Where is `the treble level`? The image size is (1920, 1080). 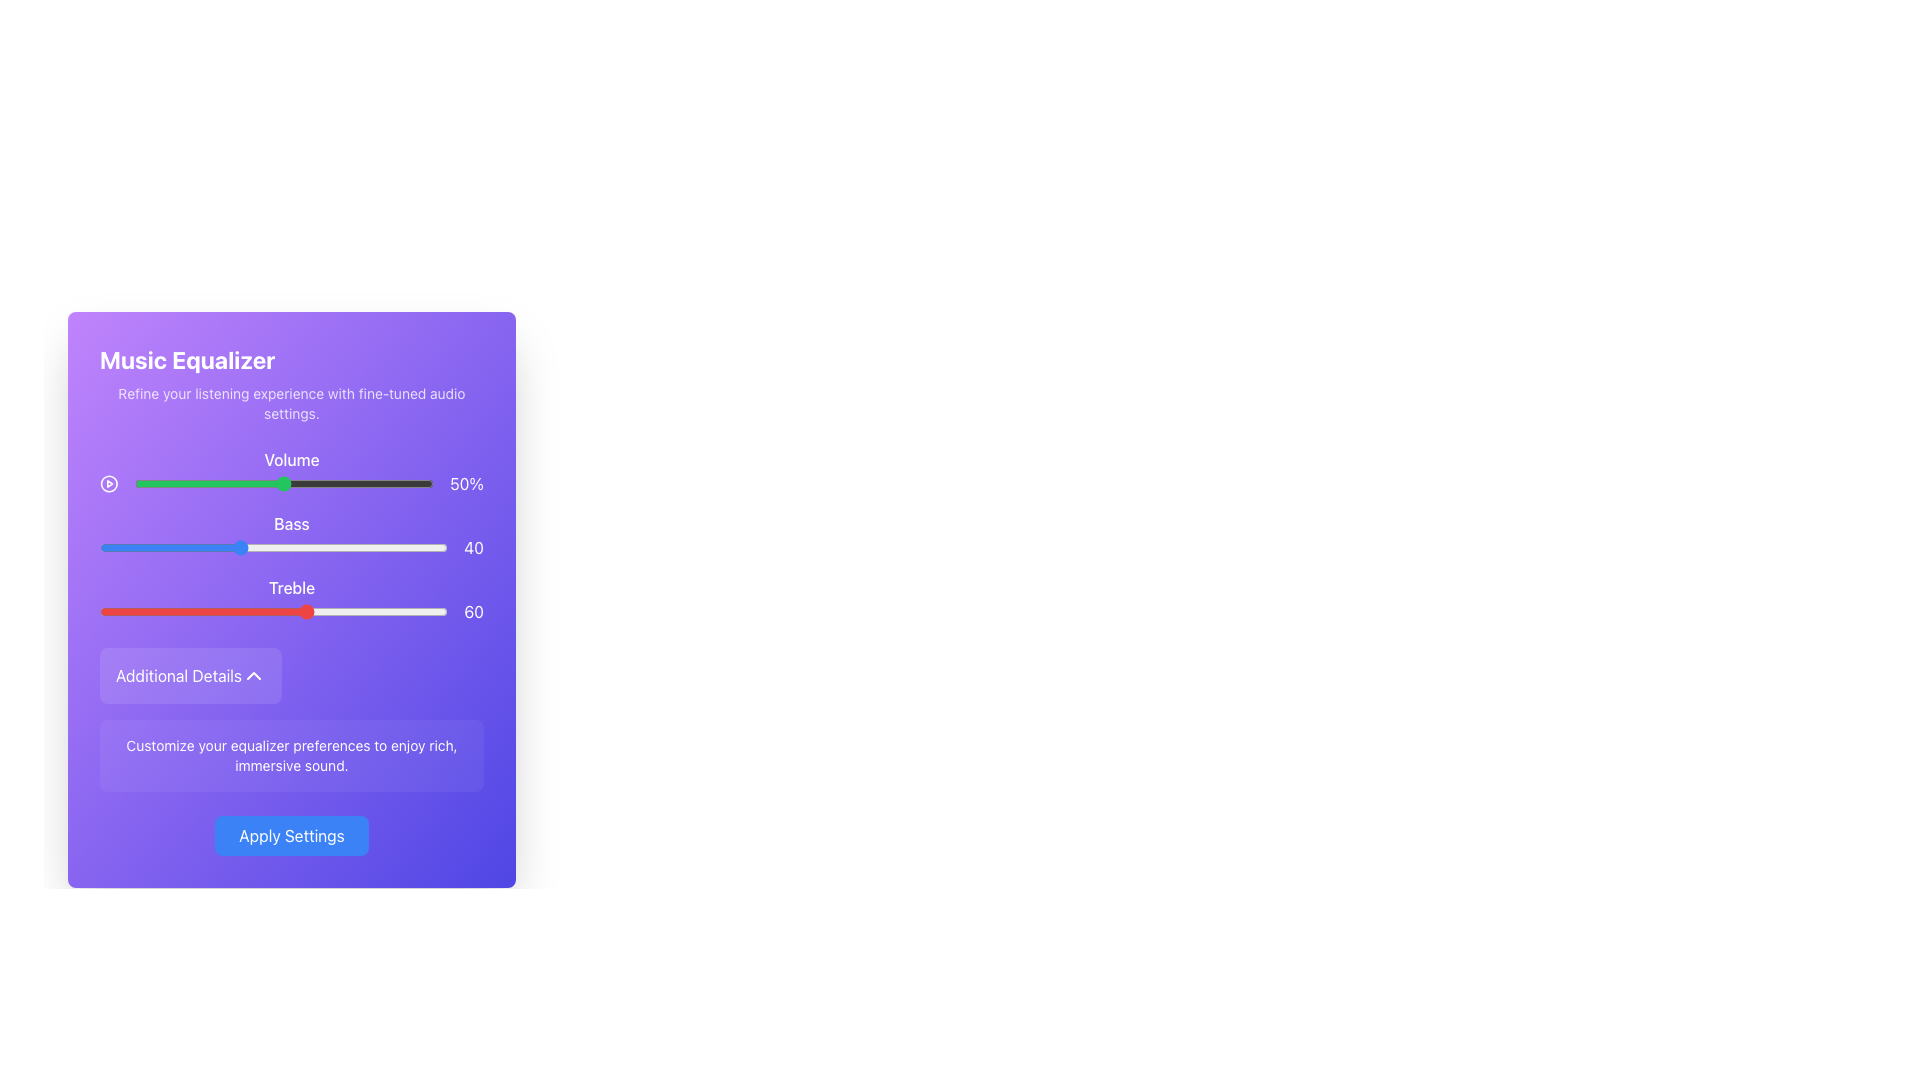
the treble level is located at coordinates (322, 611).